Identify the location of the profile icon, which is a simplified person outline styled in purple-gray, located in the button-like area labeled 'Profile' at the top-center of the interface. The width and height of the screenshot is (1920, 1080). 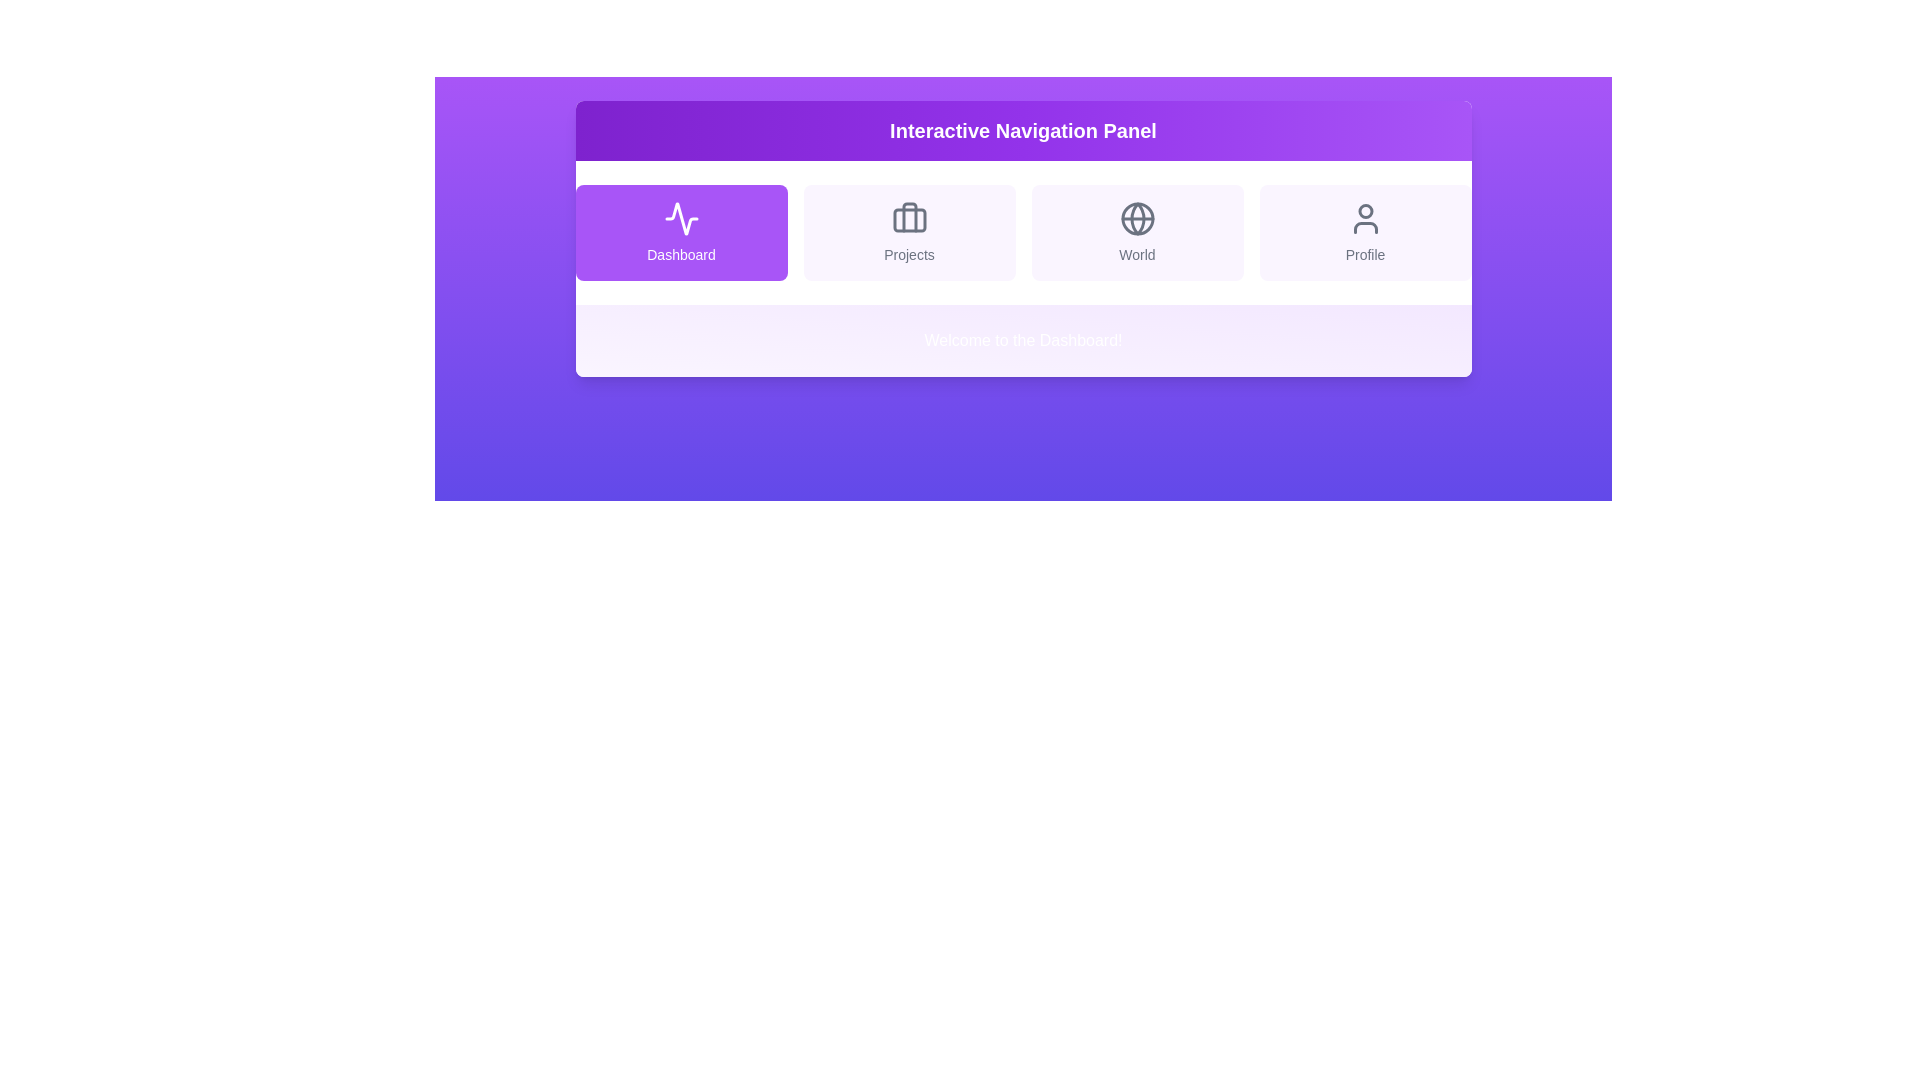
(1364, 219).